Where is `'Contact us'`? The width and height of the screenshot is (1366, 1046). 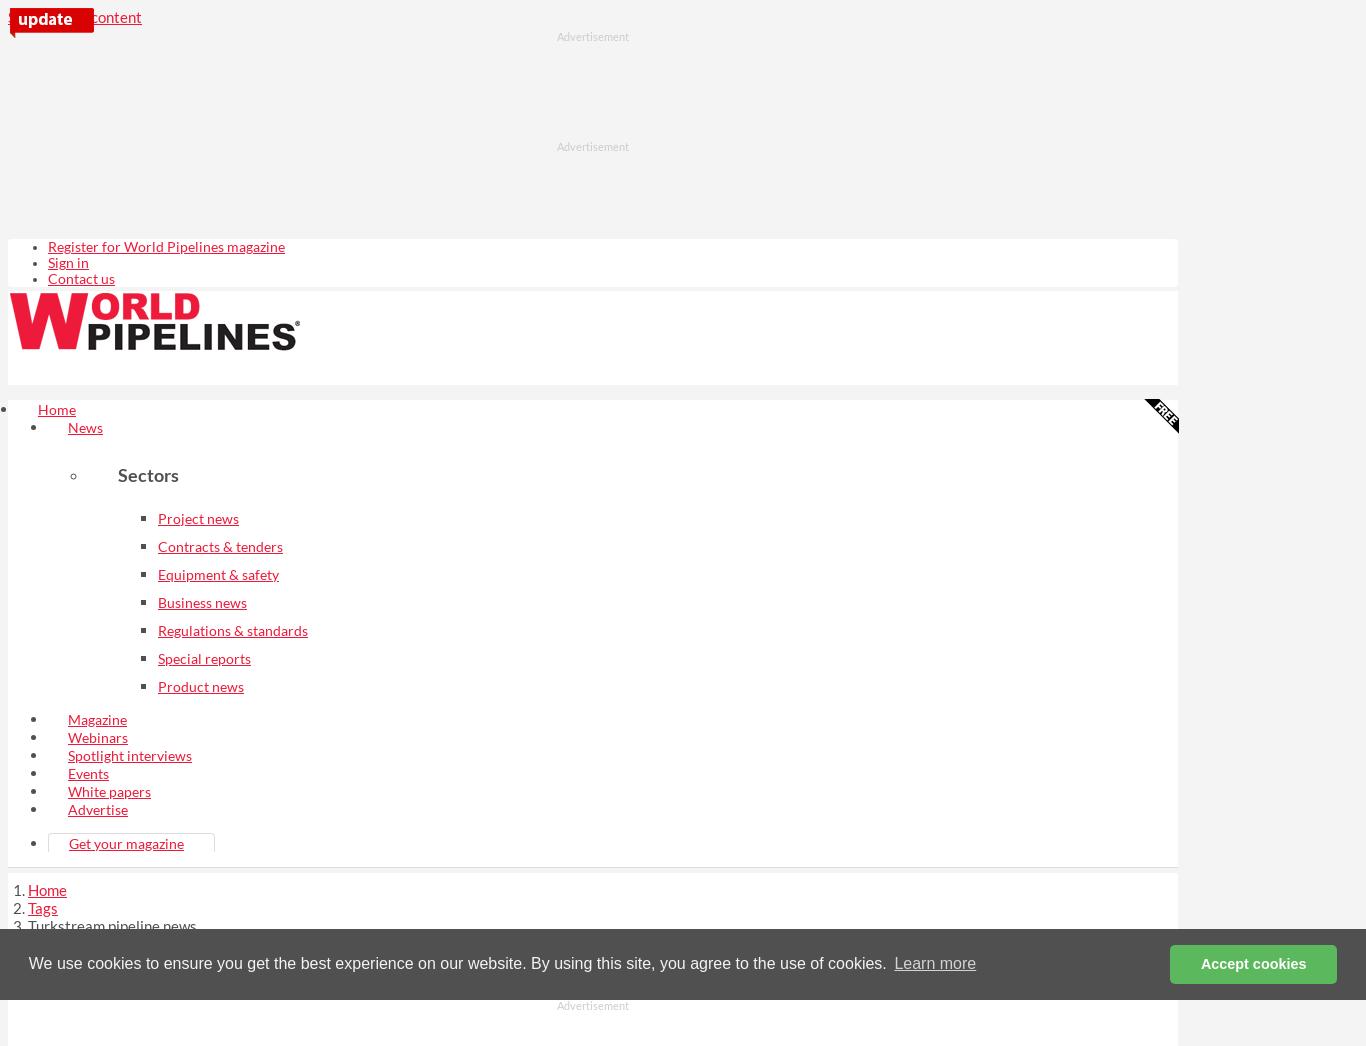 'Contact us' is located at coordinates (81, 278).